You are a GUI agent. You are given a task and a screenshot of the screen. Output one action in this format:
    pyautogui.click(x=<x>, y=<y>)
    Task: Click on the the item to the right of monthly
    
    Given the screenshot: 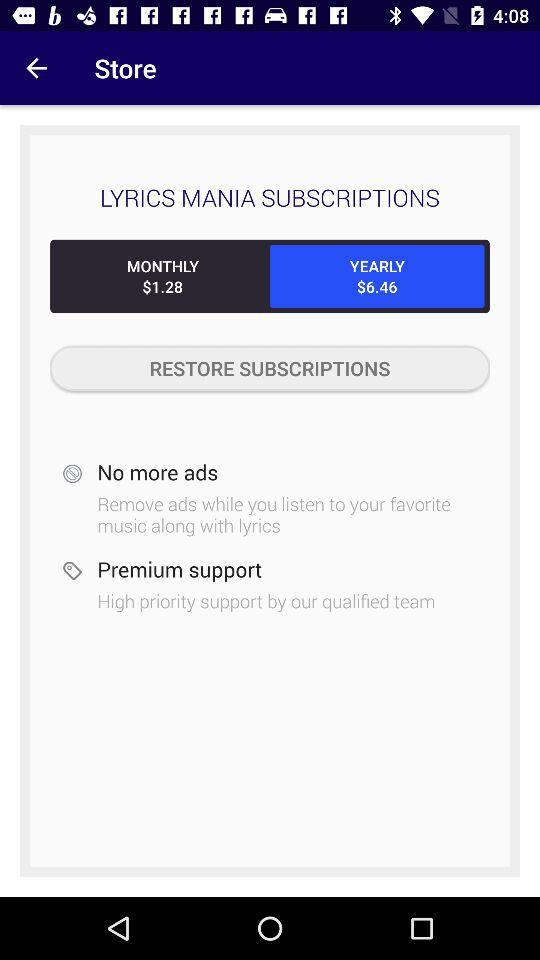 What is the action you would take?
    pyautogui.click(x=377, y=275)
    